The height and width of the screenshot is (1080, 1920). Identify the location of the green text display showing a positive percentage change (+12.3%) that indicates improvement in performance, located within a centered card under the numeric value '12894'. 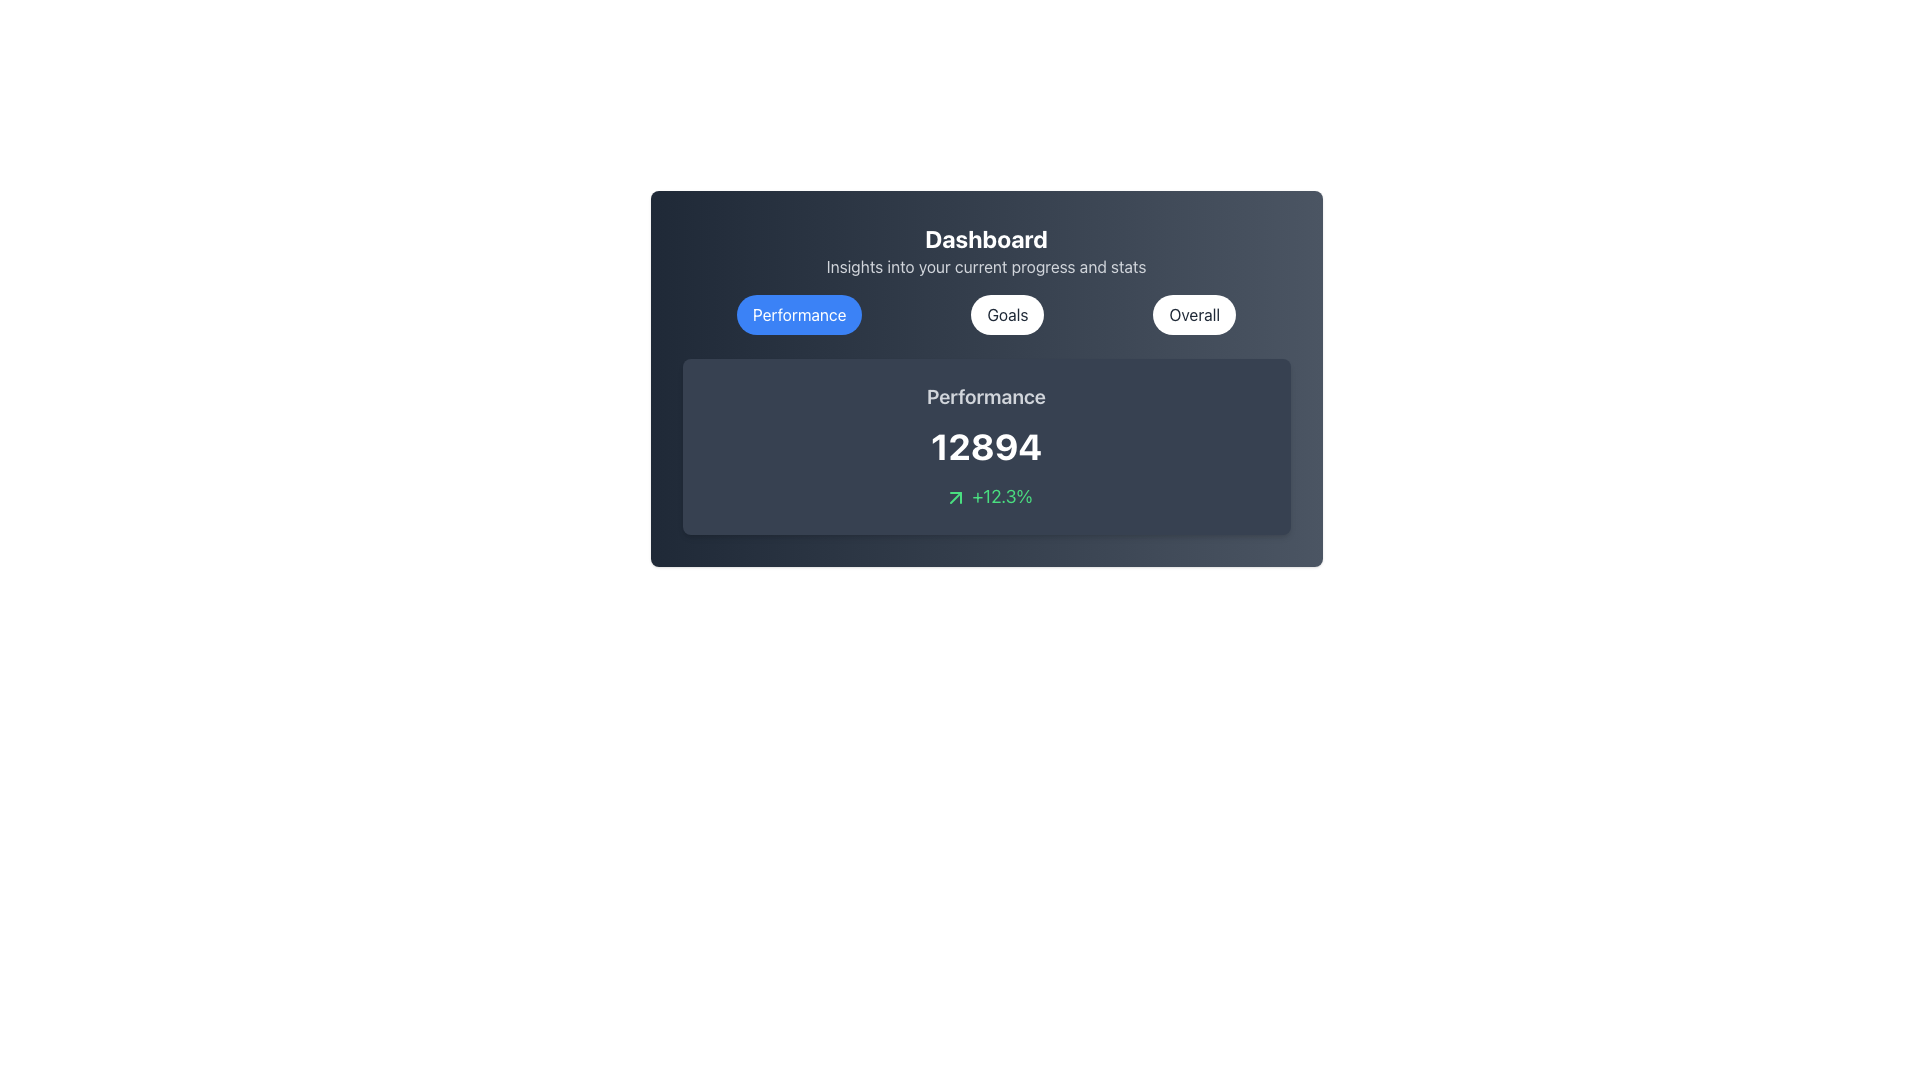
(986, 496).